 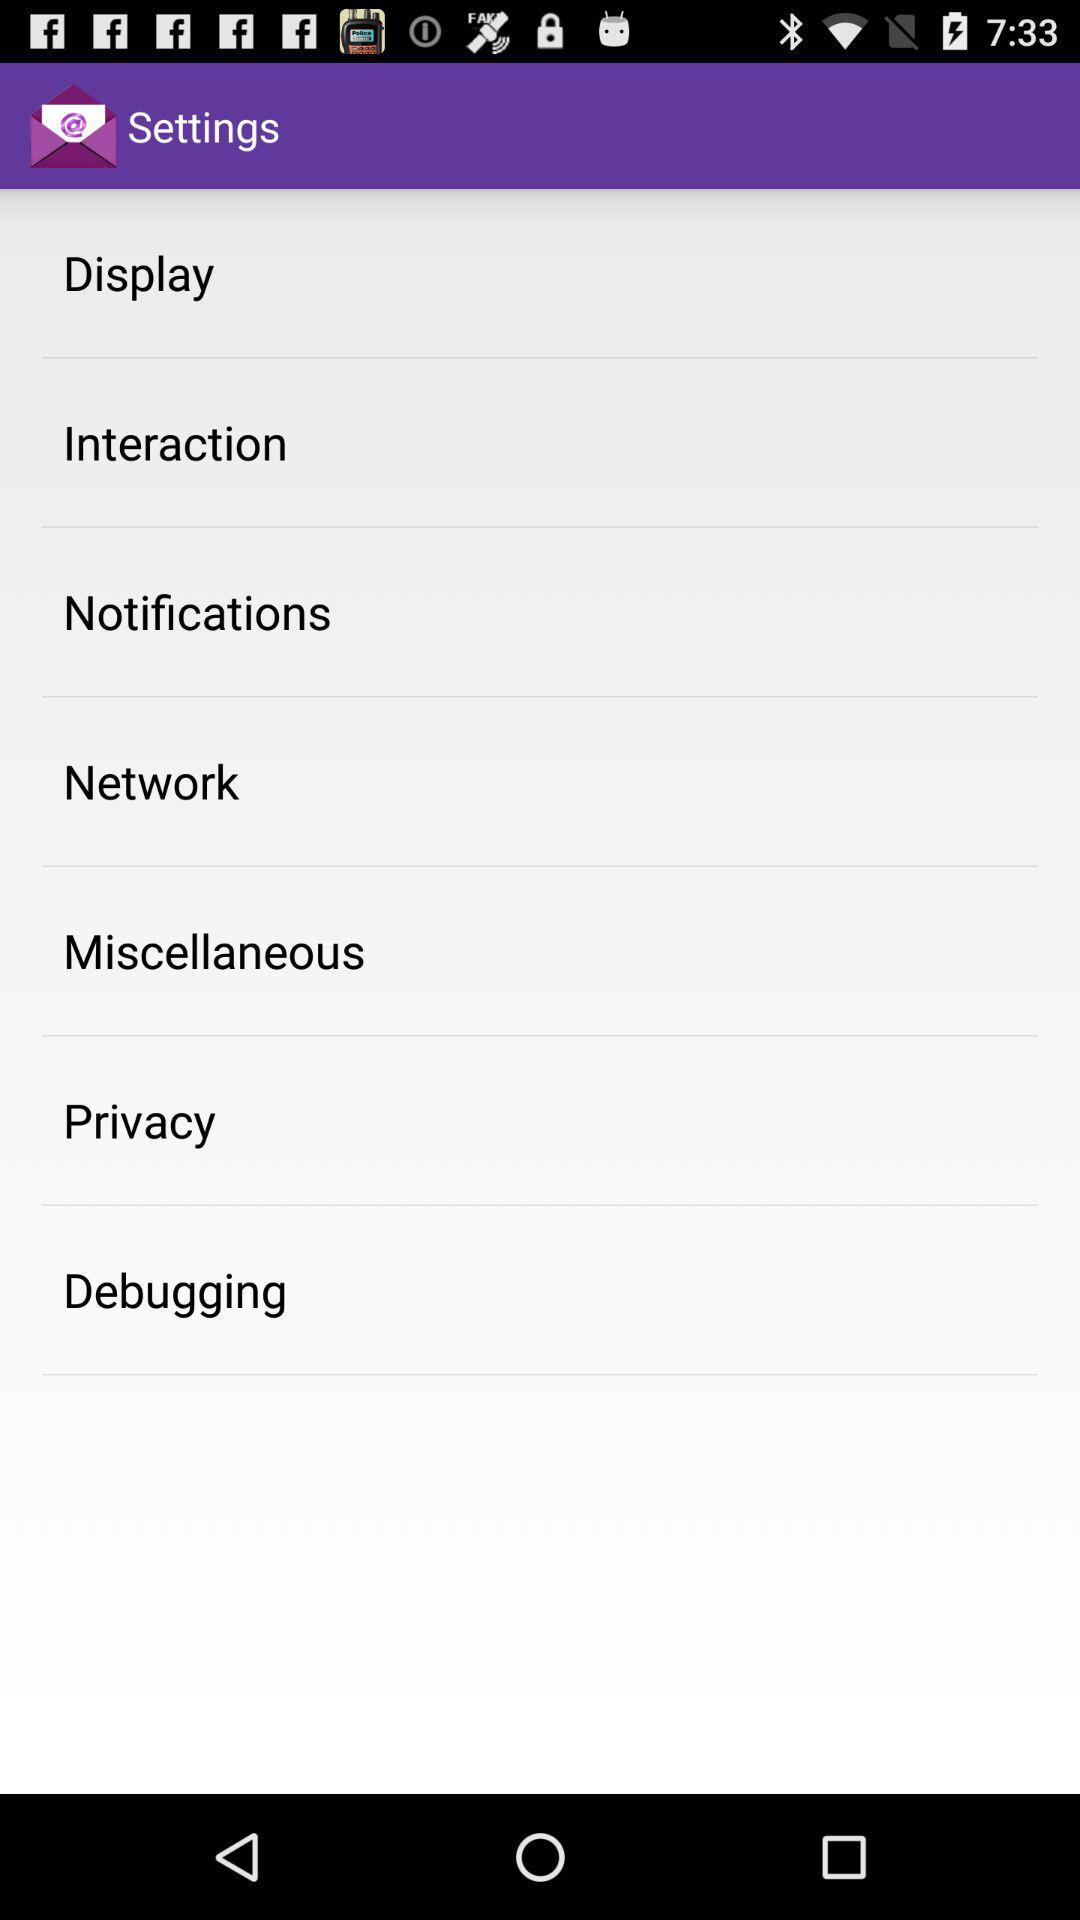 I want to click on notifications, so click(x=197, y=610).